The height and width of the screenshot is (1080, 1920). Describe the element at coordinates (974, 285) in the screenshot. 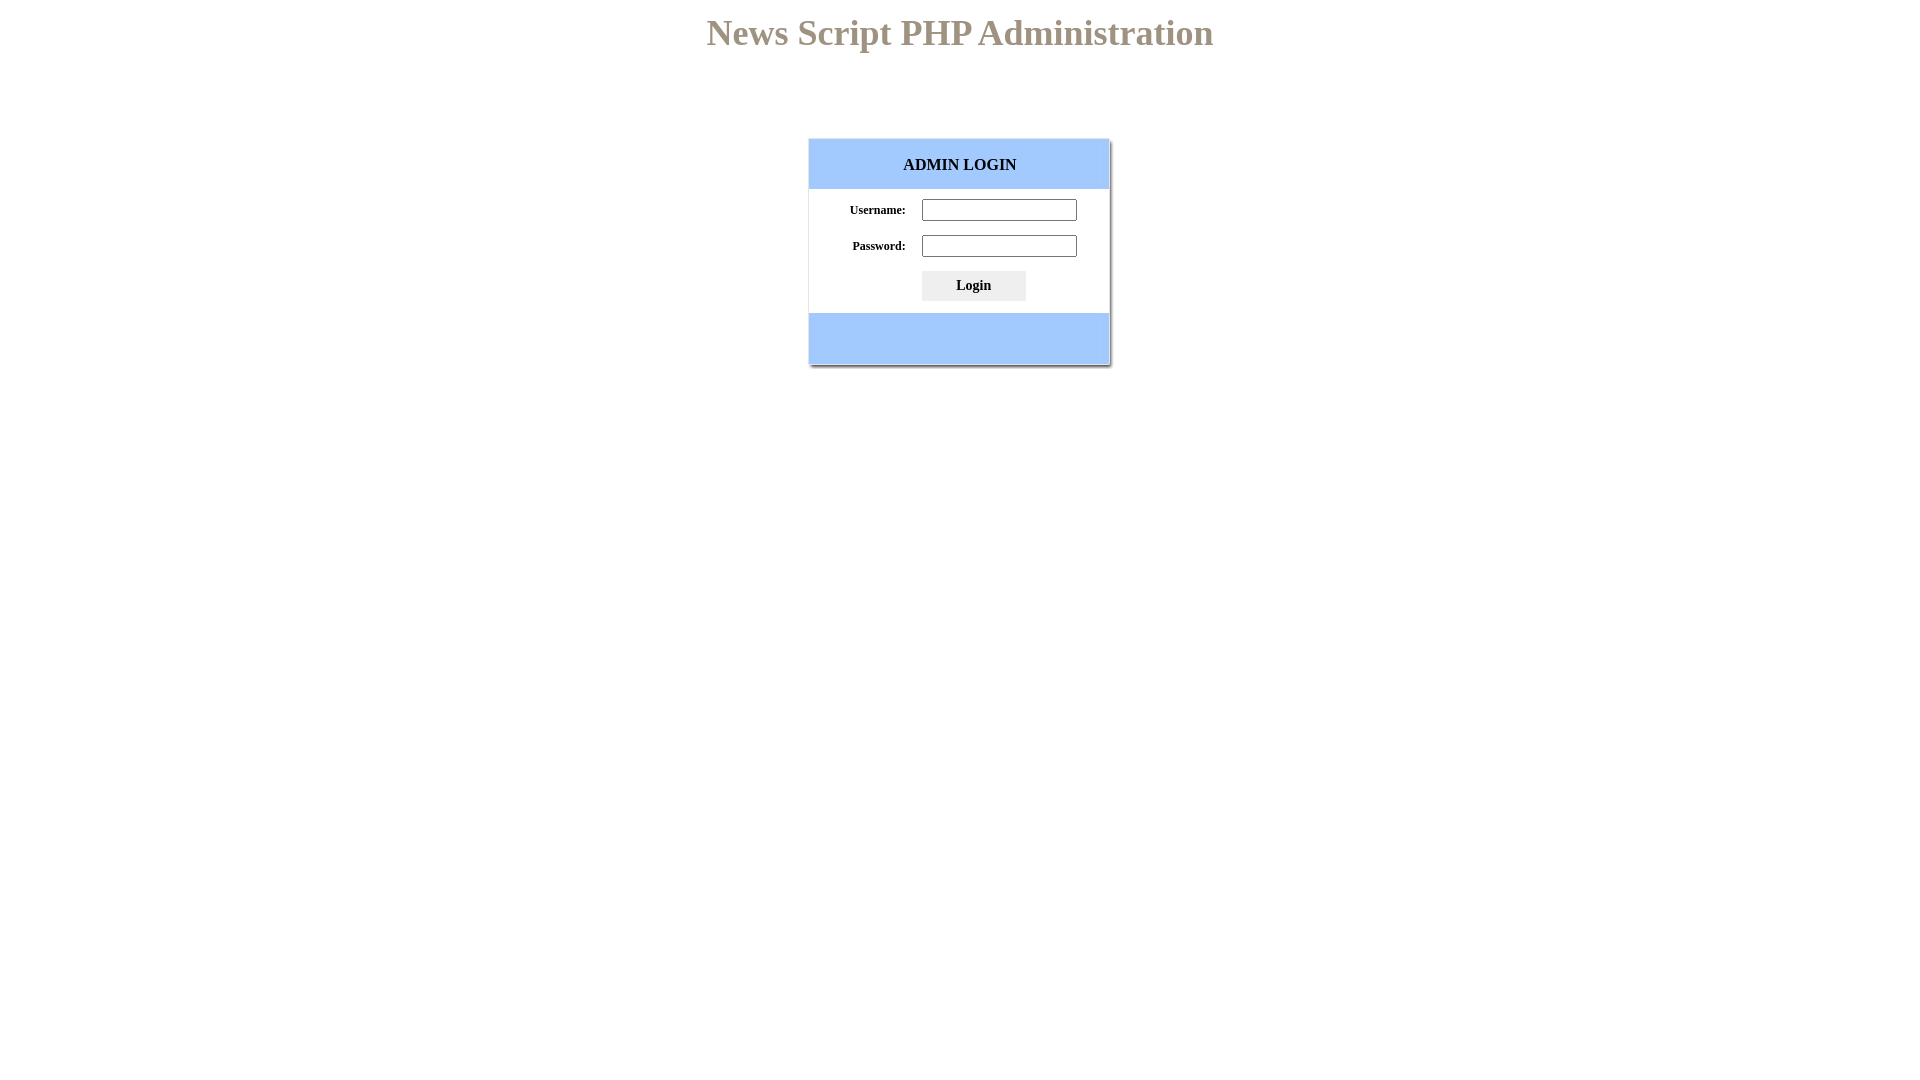

I see `'Login'` at that location.